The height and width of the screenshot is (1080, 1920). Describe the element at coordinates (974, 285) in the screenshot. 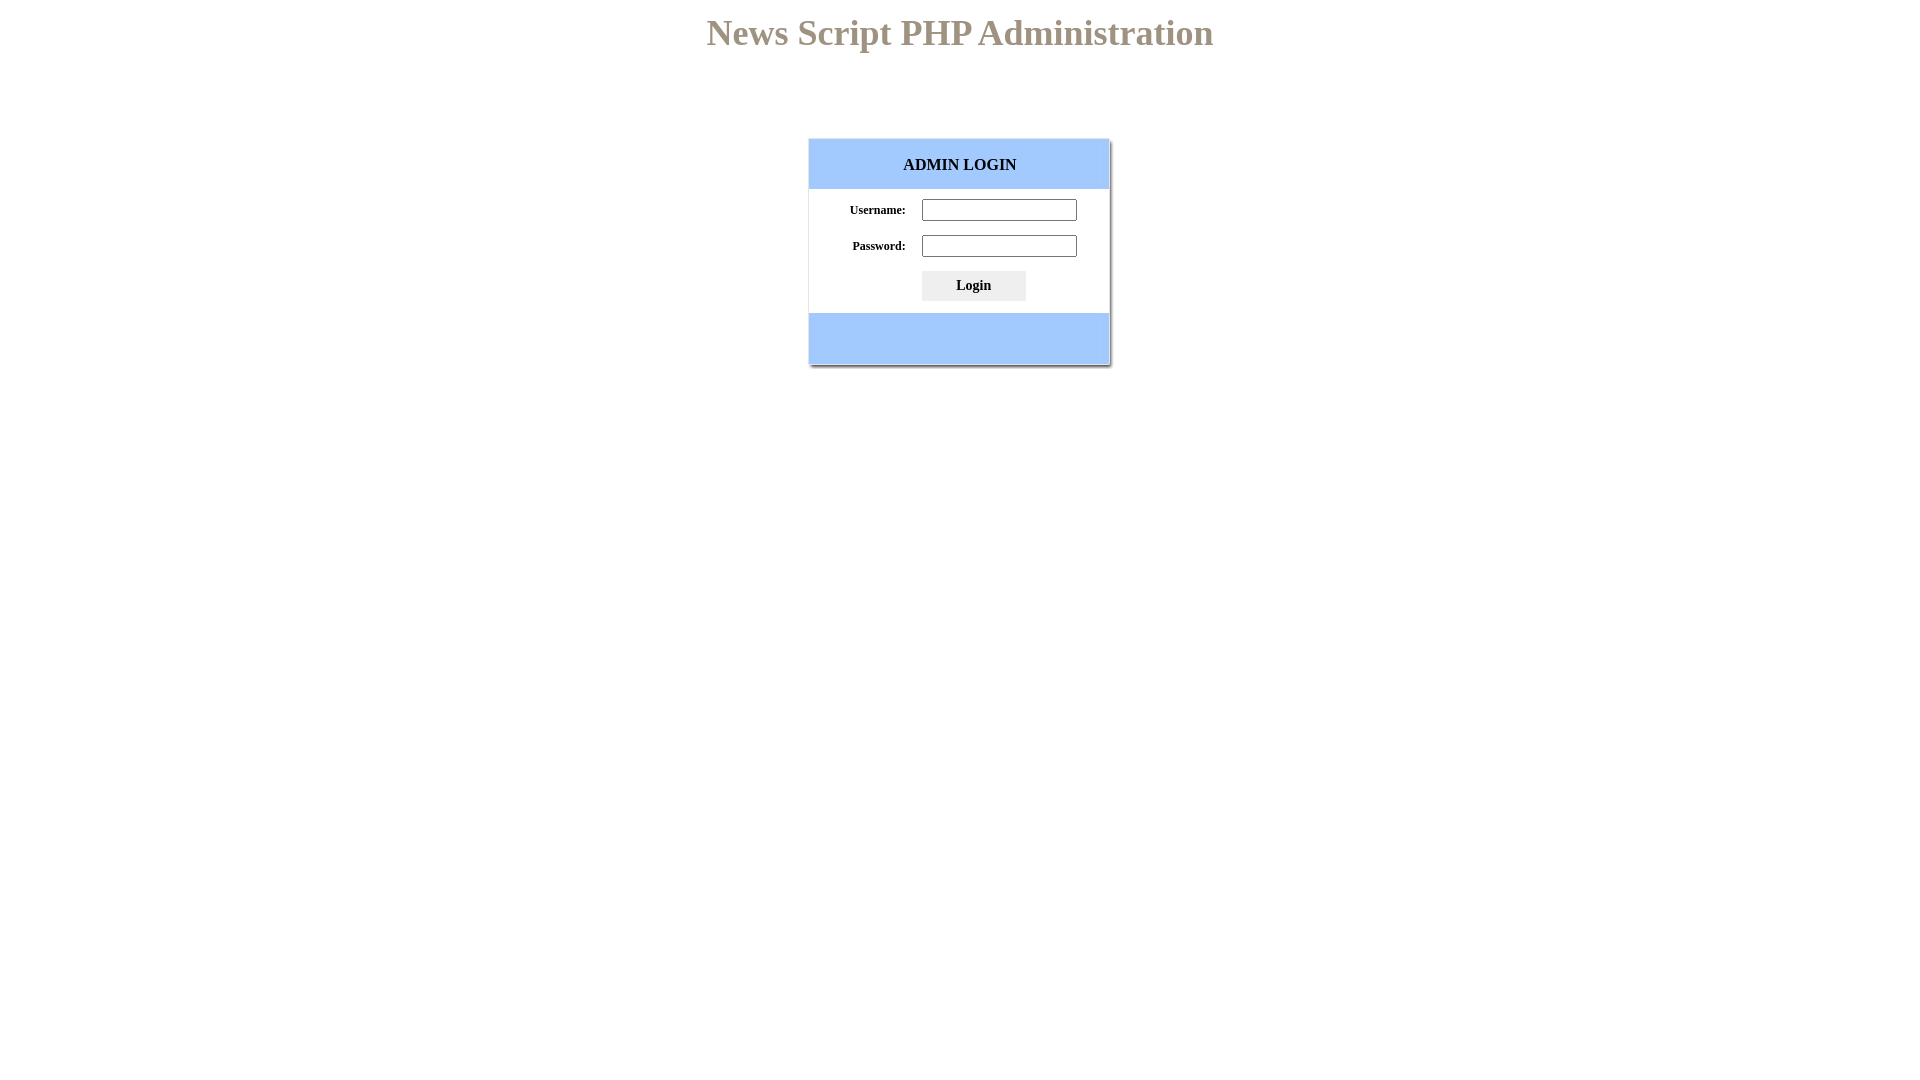

I see `'Login'` at that location.